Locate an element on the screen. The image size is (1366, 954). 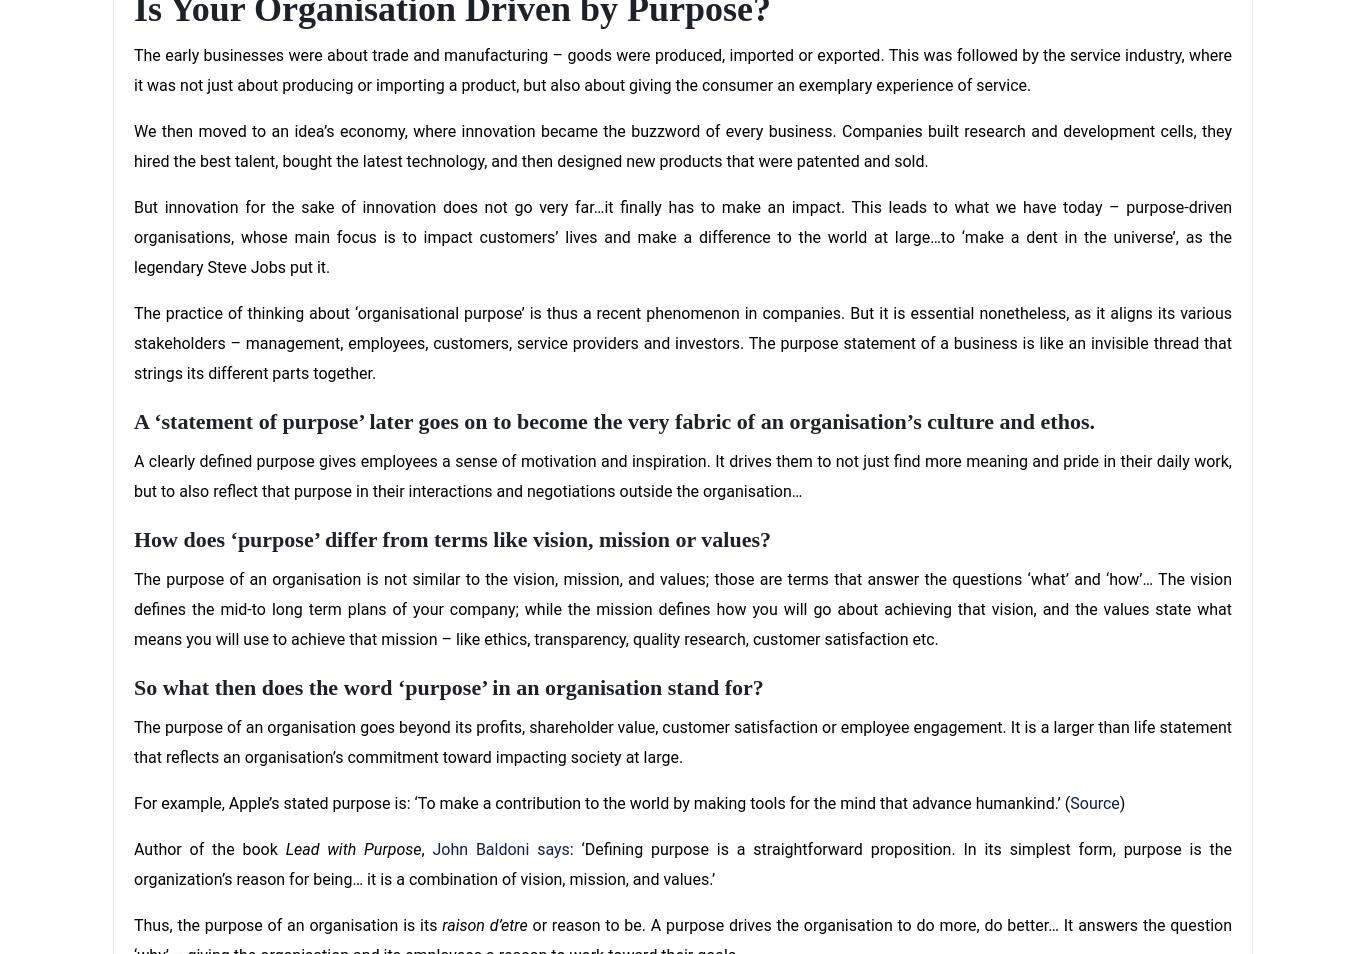
'Source' is located at coordinates (1093, 802).